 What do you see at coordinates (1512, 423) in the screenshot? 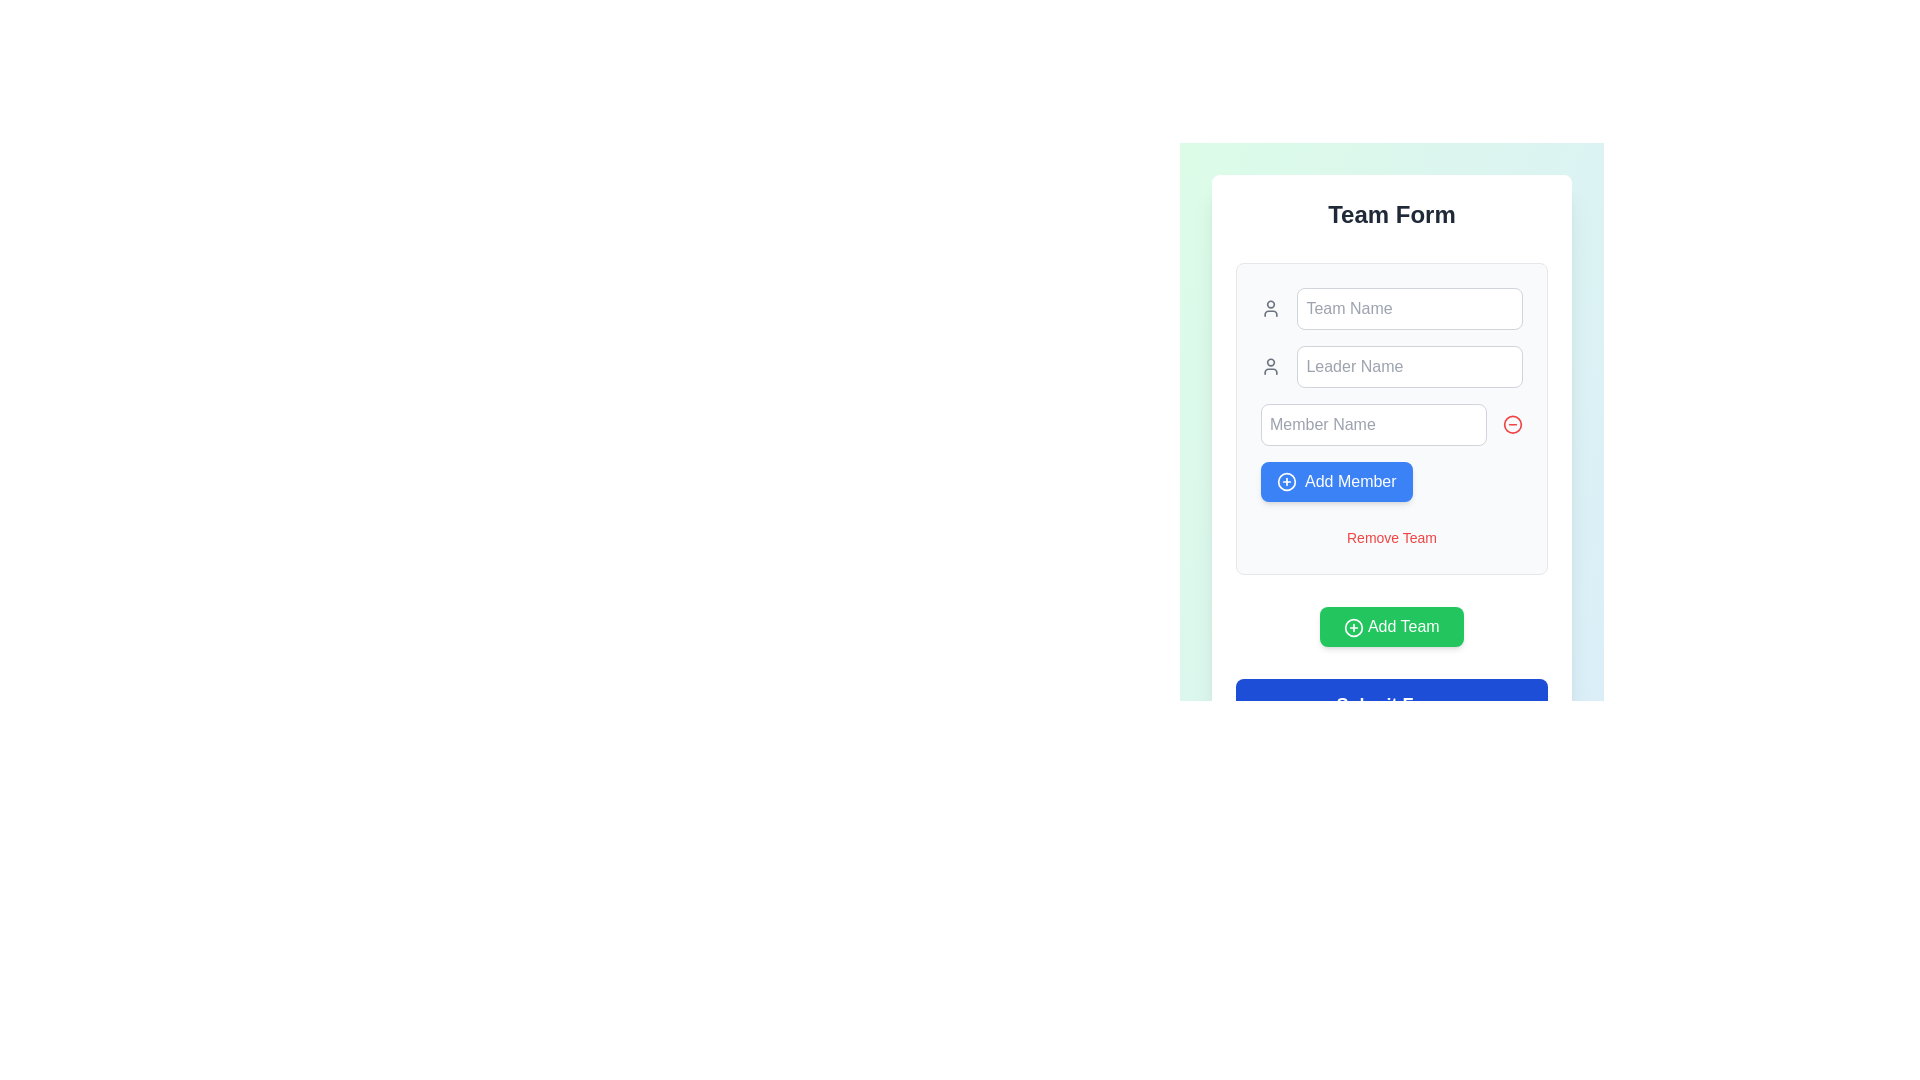
I see `the interactive icon located to the right of the 'Member Name' input field to initiate the removal action` at bounding box center [1512, 423].